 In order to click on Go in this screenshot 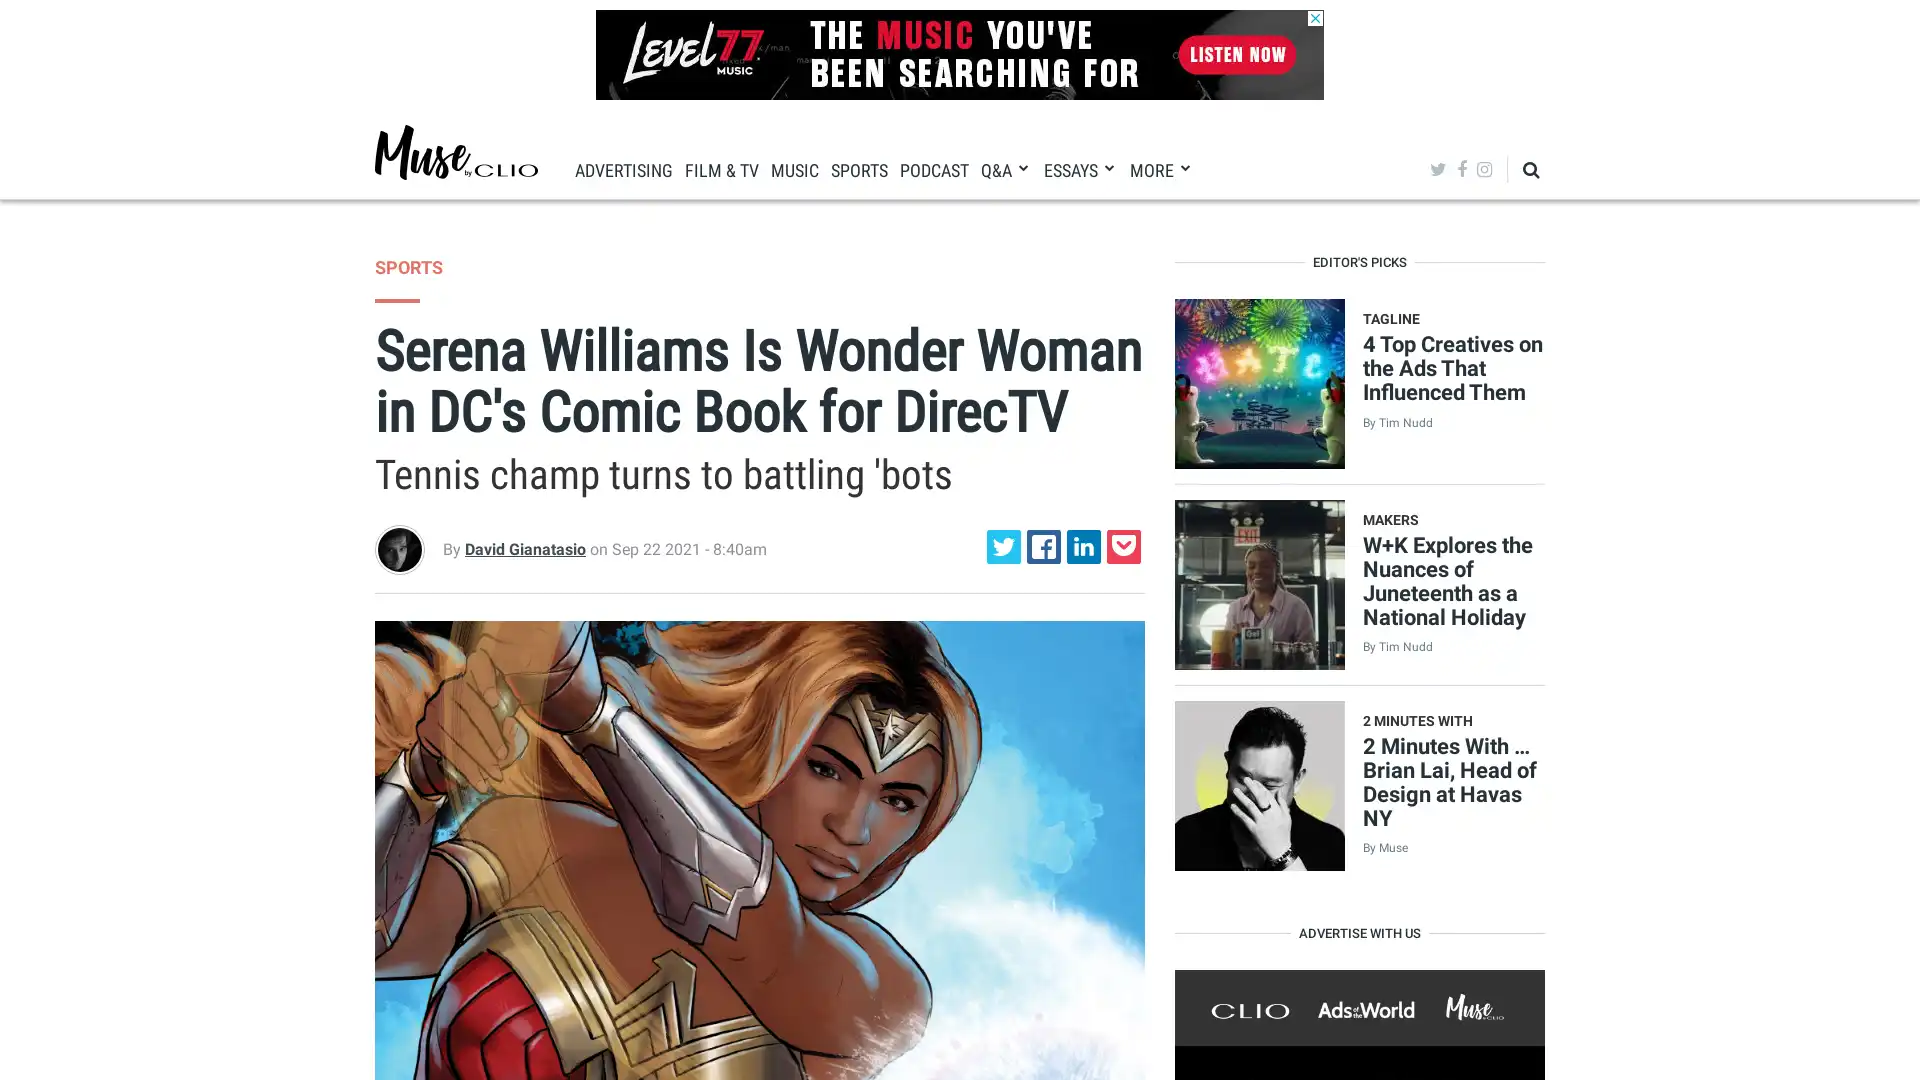, I will do `click(1482, 229)`.